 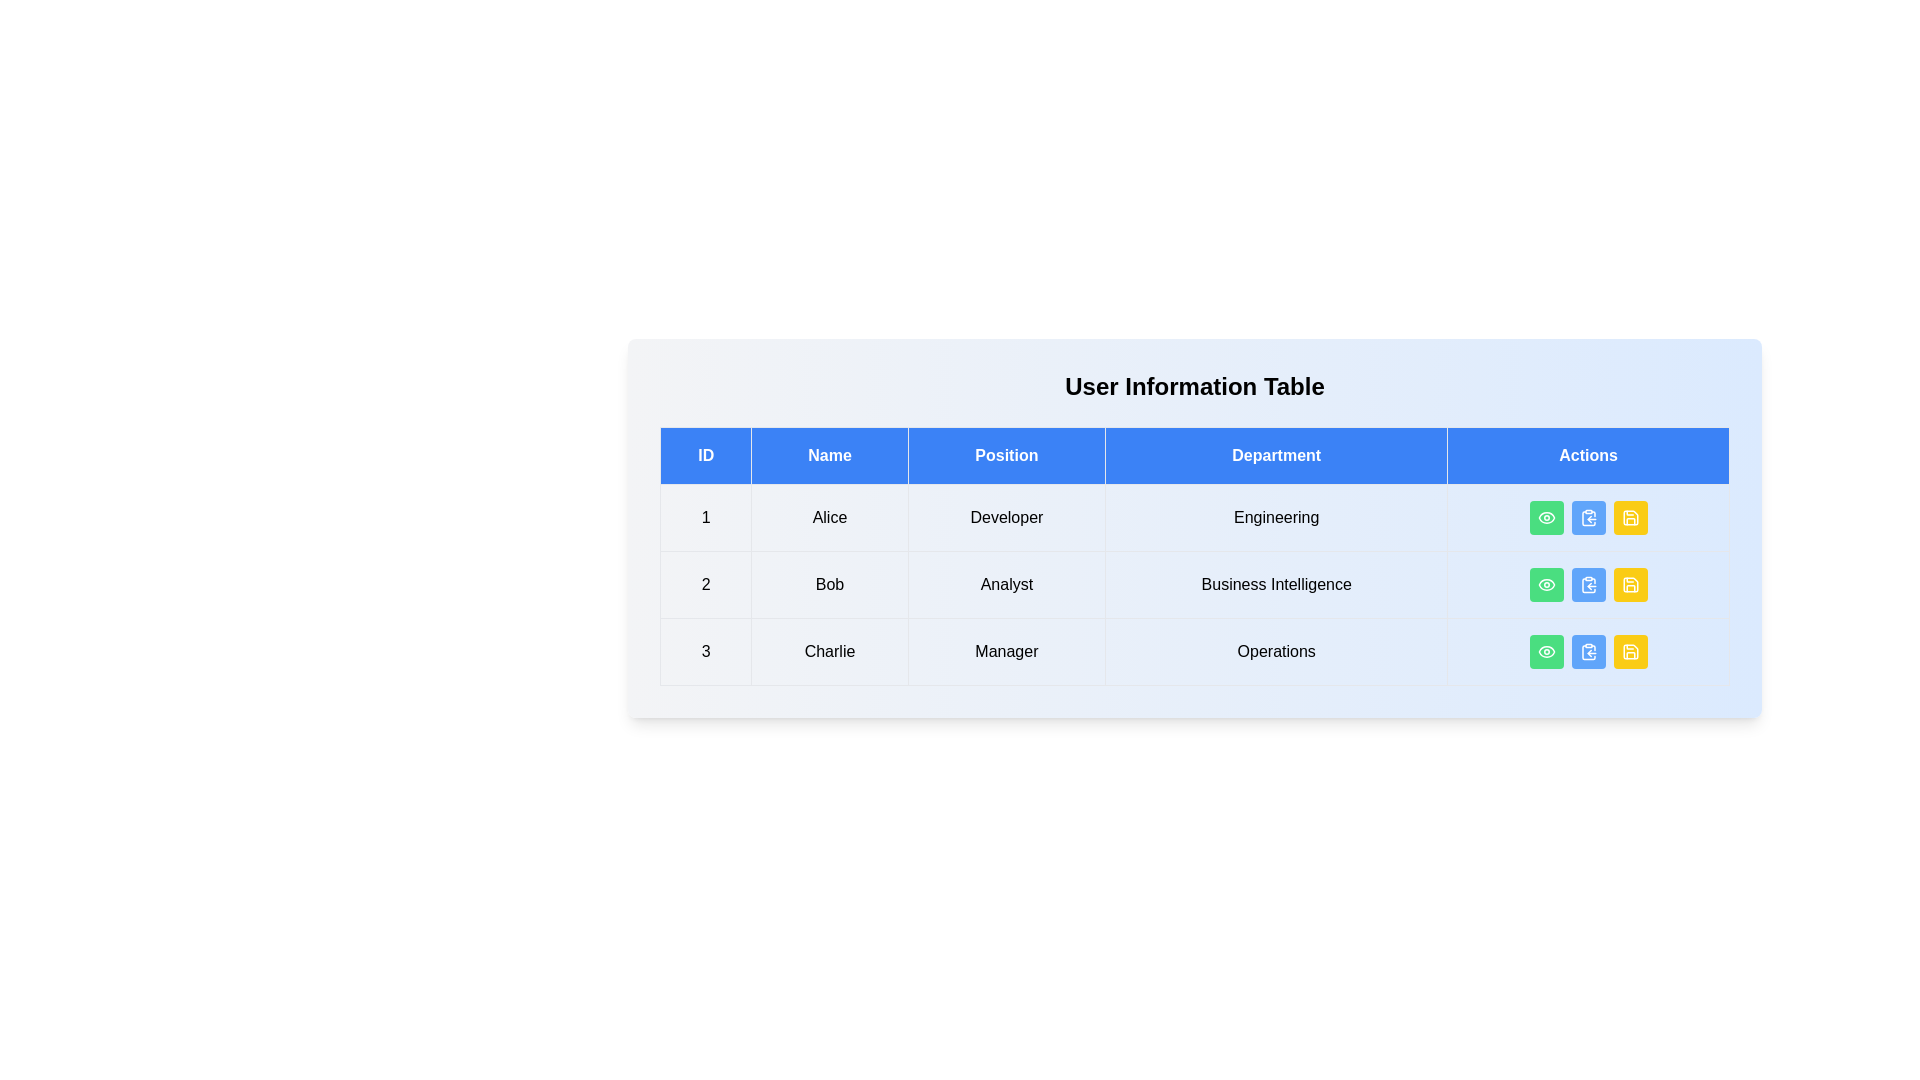 What do you see at coordinates (1545, 651) in the screenshot?
I see `the 'Eye' button in the 'Actions' column of the row corresponding to 3` at bounding box center [1545, 651].